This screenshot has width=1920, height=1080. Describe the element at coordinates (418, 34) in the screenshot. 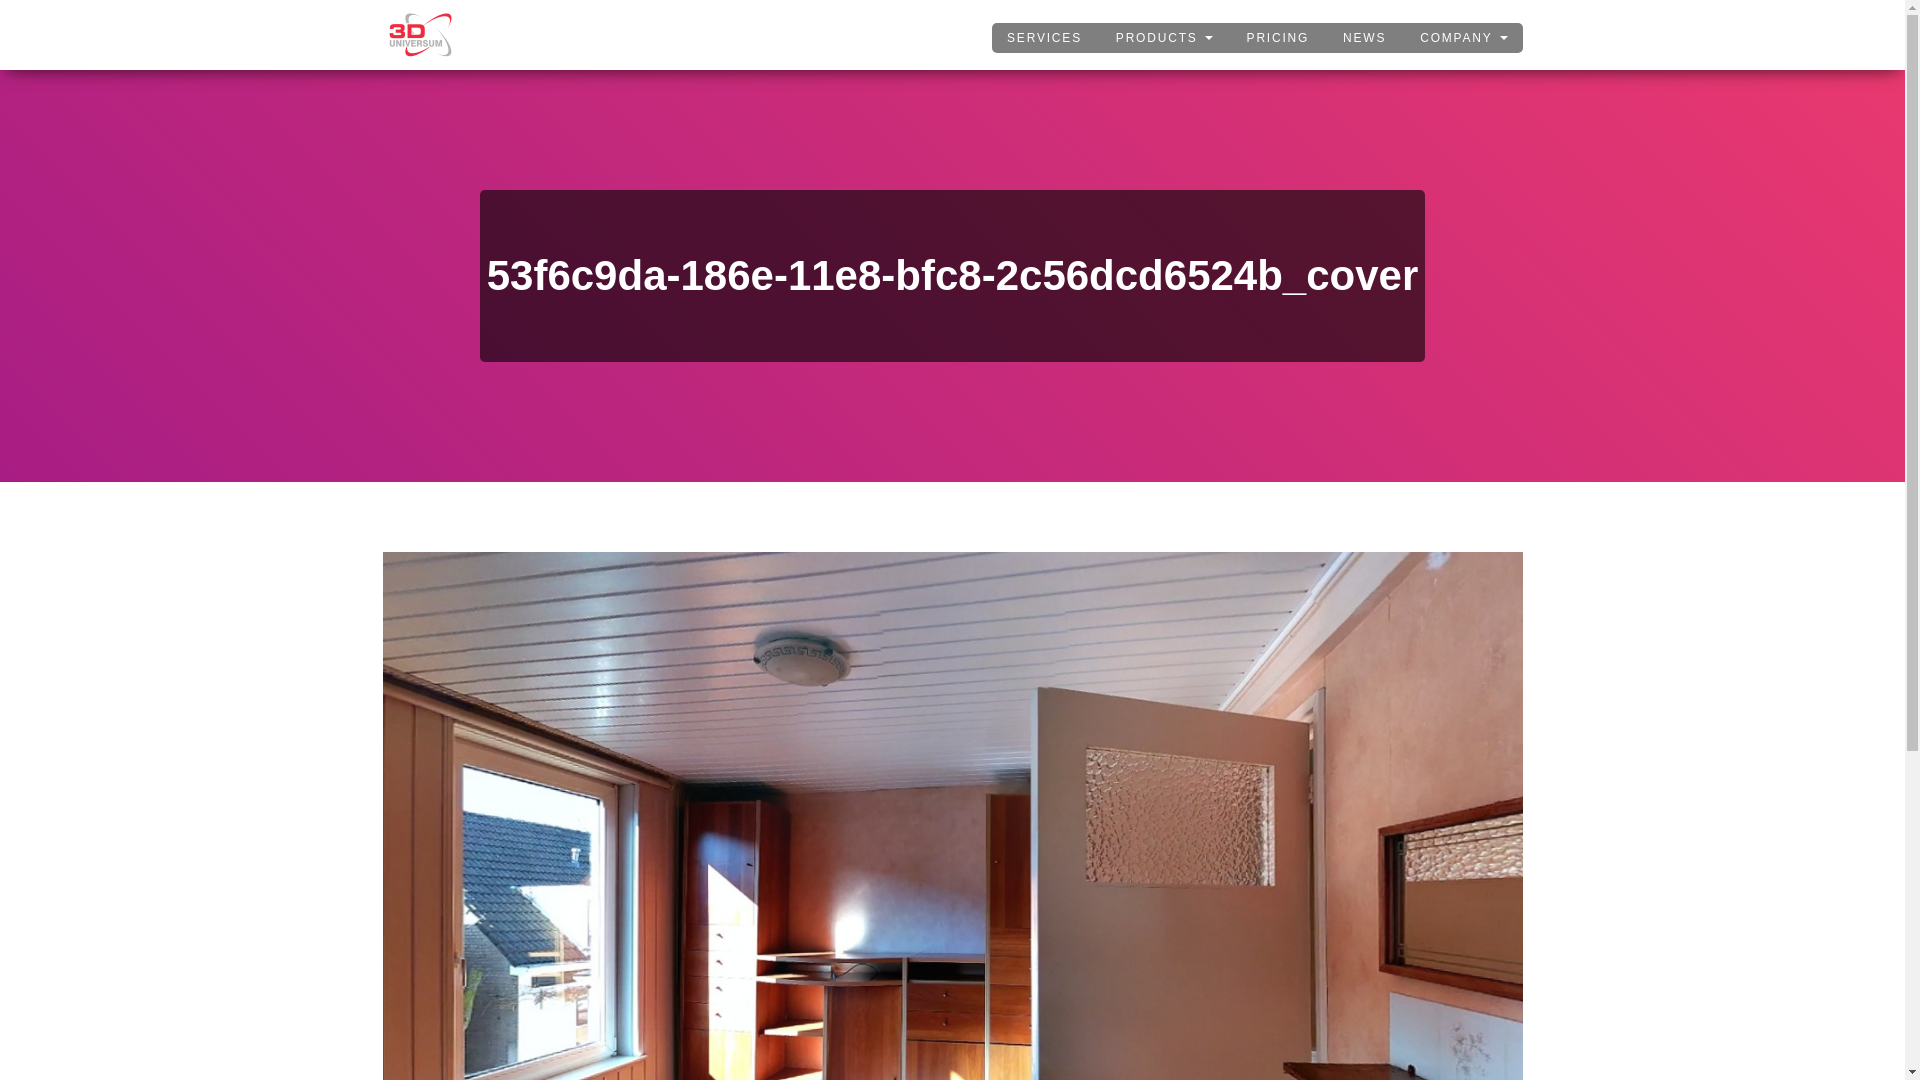

I see `'3DUNIVERSUM'` at that location.